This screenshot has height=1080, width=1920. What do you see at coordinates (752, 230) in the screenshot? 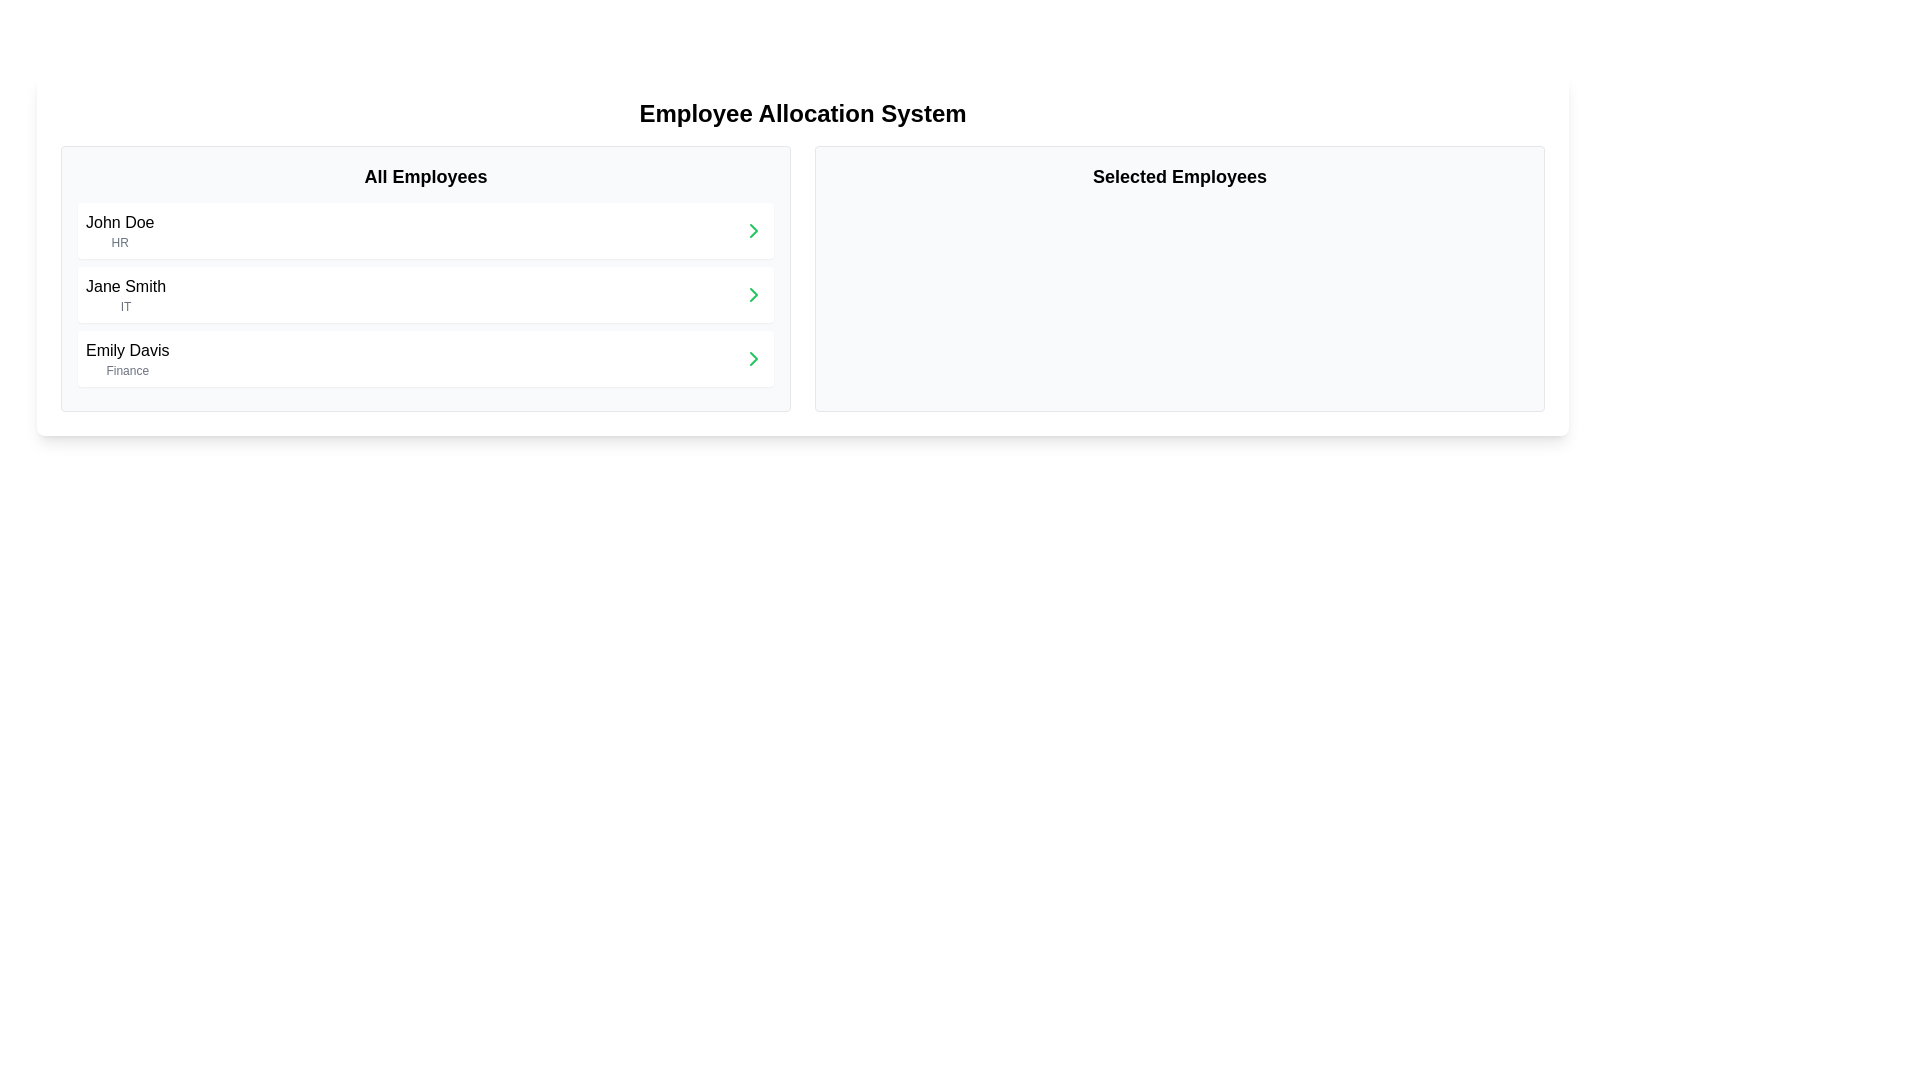
I see `the right-pointing green chevron icon located at the far right of the 'All Employees' section, next to 'John Doe HR'` at bounding box center [752, 230].